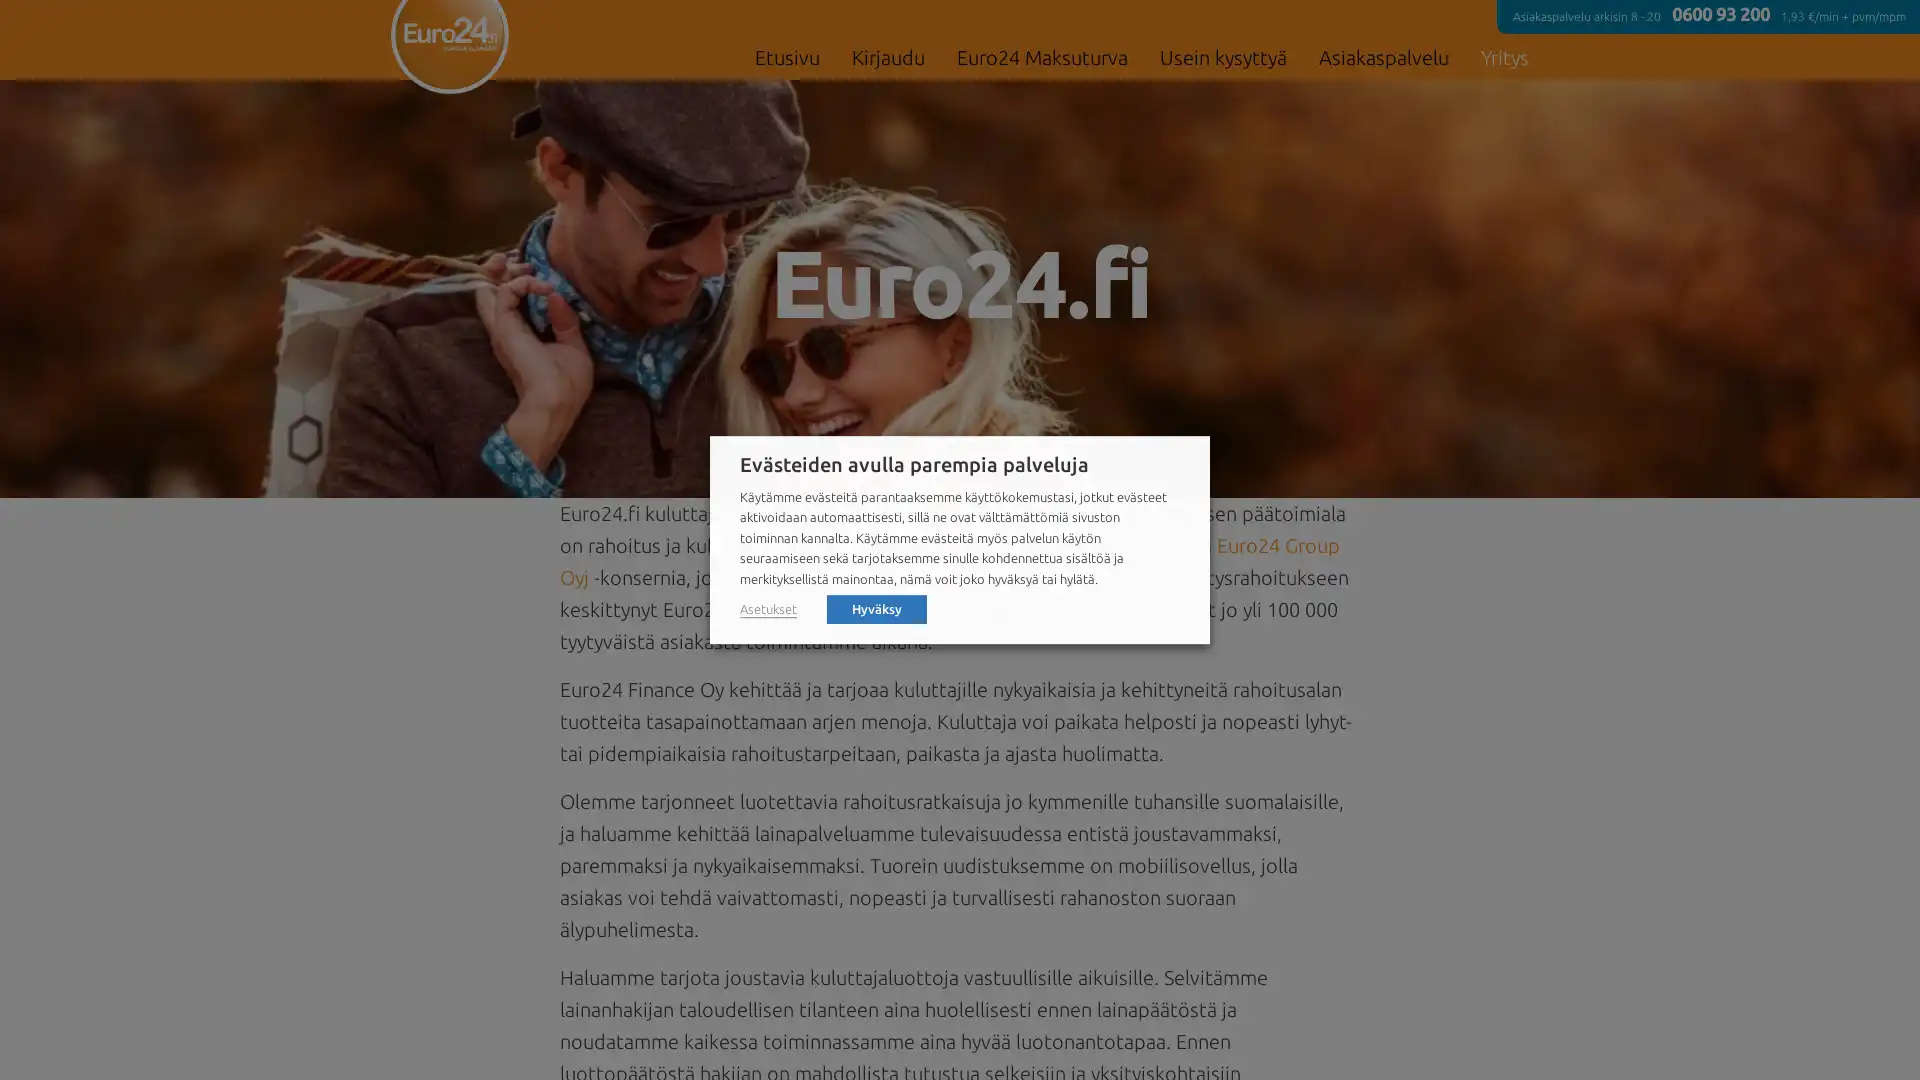 This screenshot has width=1920, height=1080. What do you see at coordinates (877, 607) in the screenshot?
I see `Hyvaksy` at bounding box center [877, 607].